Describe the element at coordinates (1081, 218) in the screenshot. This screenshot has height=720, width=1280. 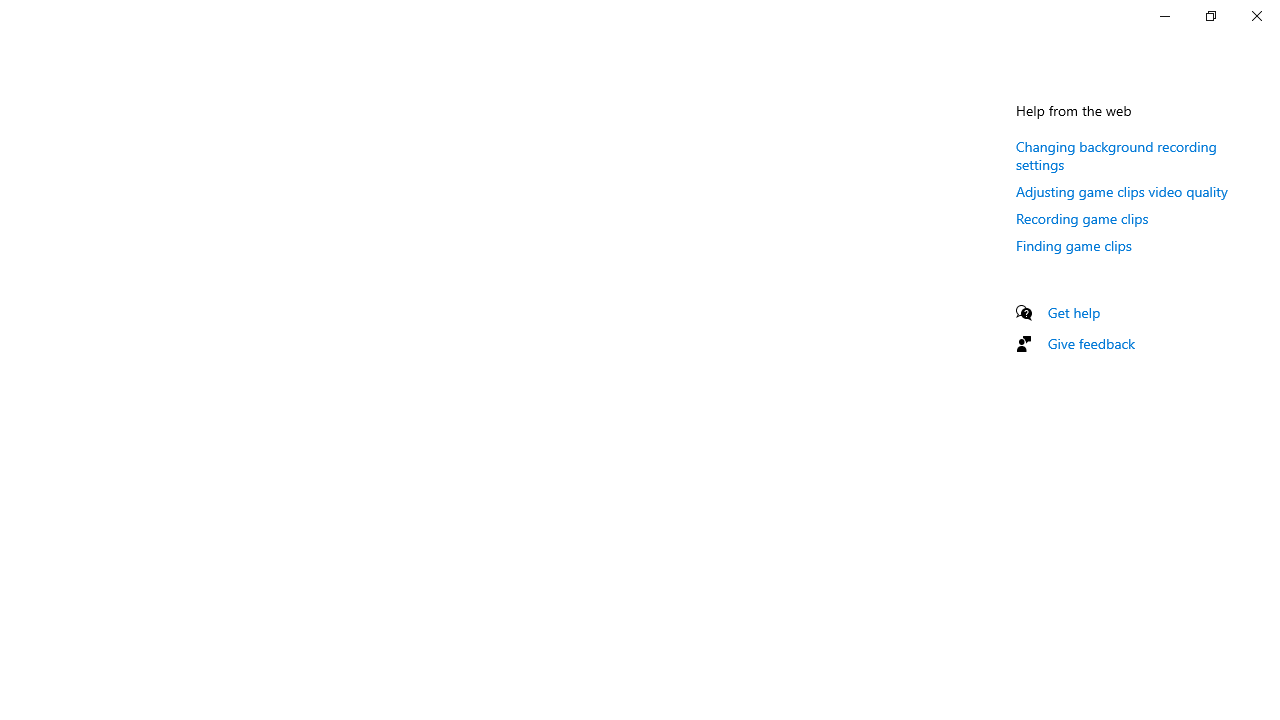
I see `'Recording game clips'` at that location.